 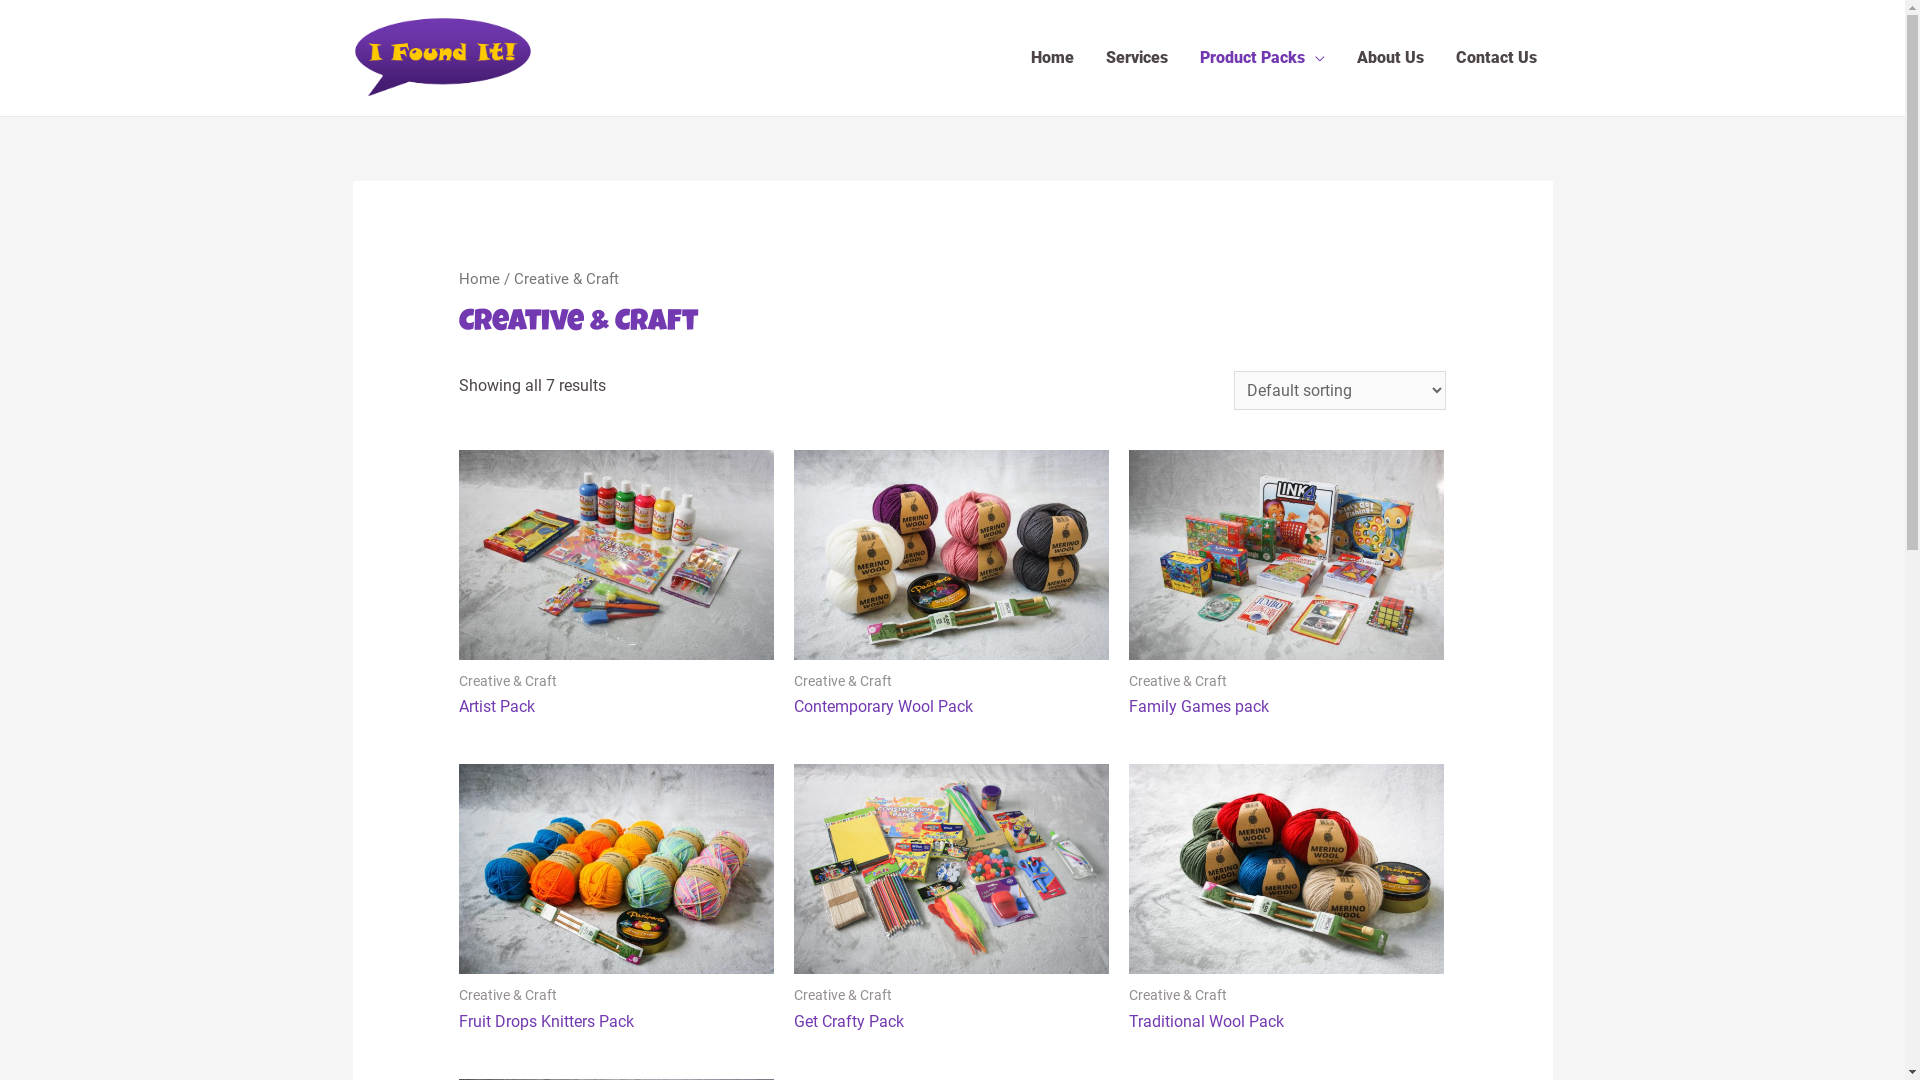 I want to click on 'Product Packs', so click(x=1261, y=56).